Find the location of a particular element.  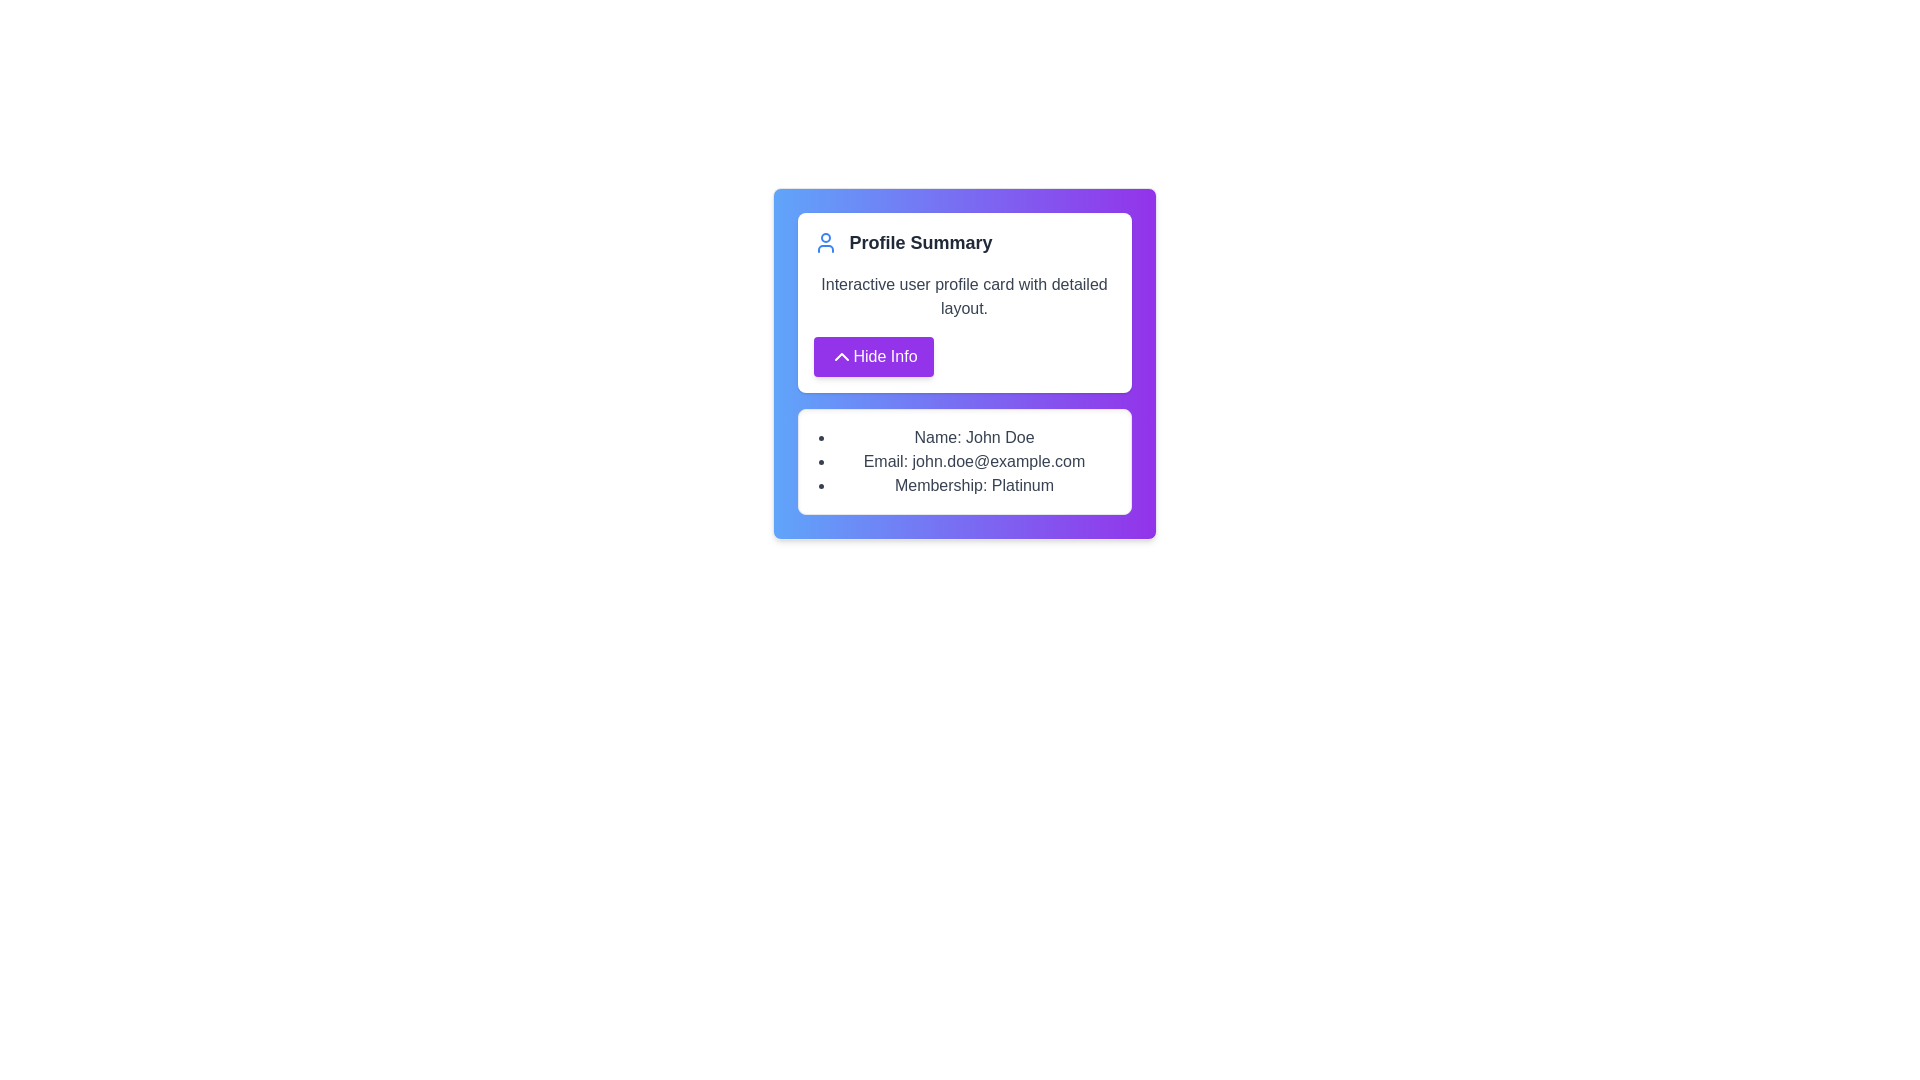

text element displaying 'Profile Summary', which is styled in a large bold font and positioned near the top-left of the user profile card interface is located at coordinates (920, 242).